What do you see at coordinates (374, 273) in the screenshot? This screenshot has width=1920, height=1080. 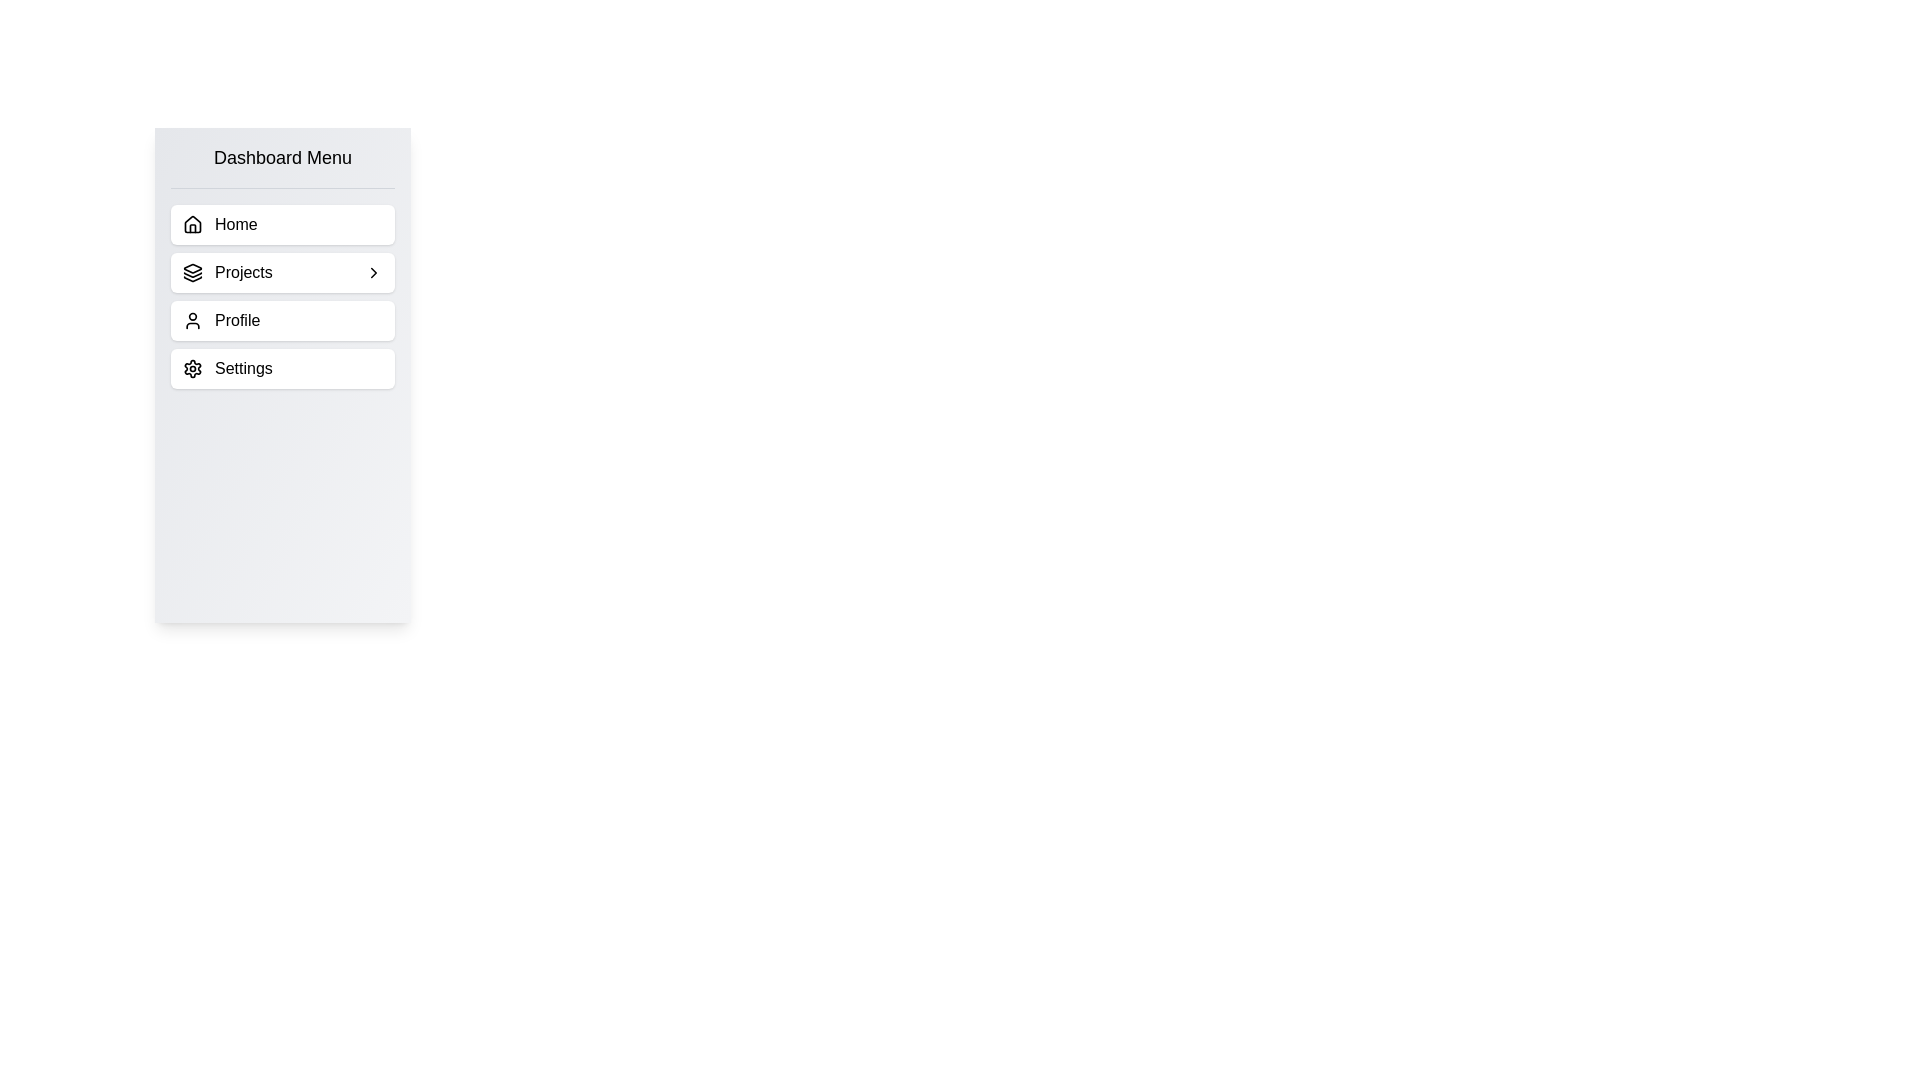 I see `the icon located next to the 'Projects' label` at bounding box center [374, 273].